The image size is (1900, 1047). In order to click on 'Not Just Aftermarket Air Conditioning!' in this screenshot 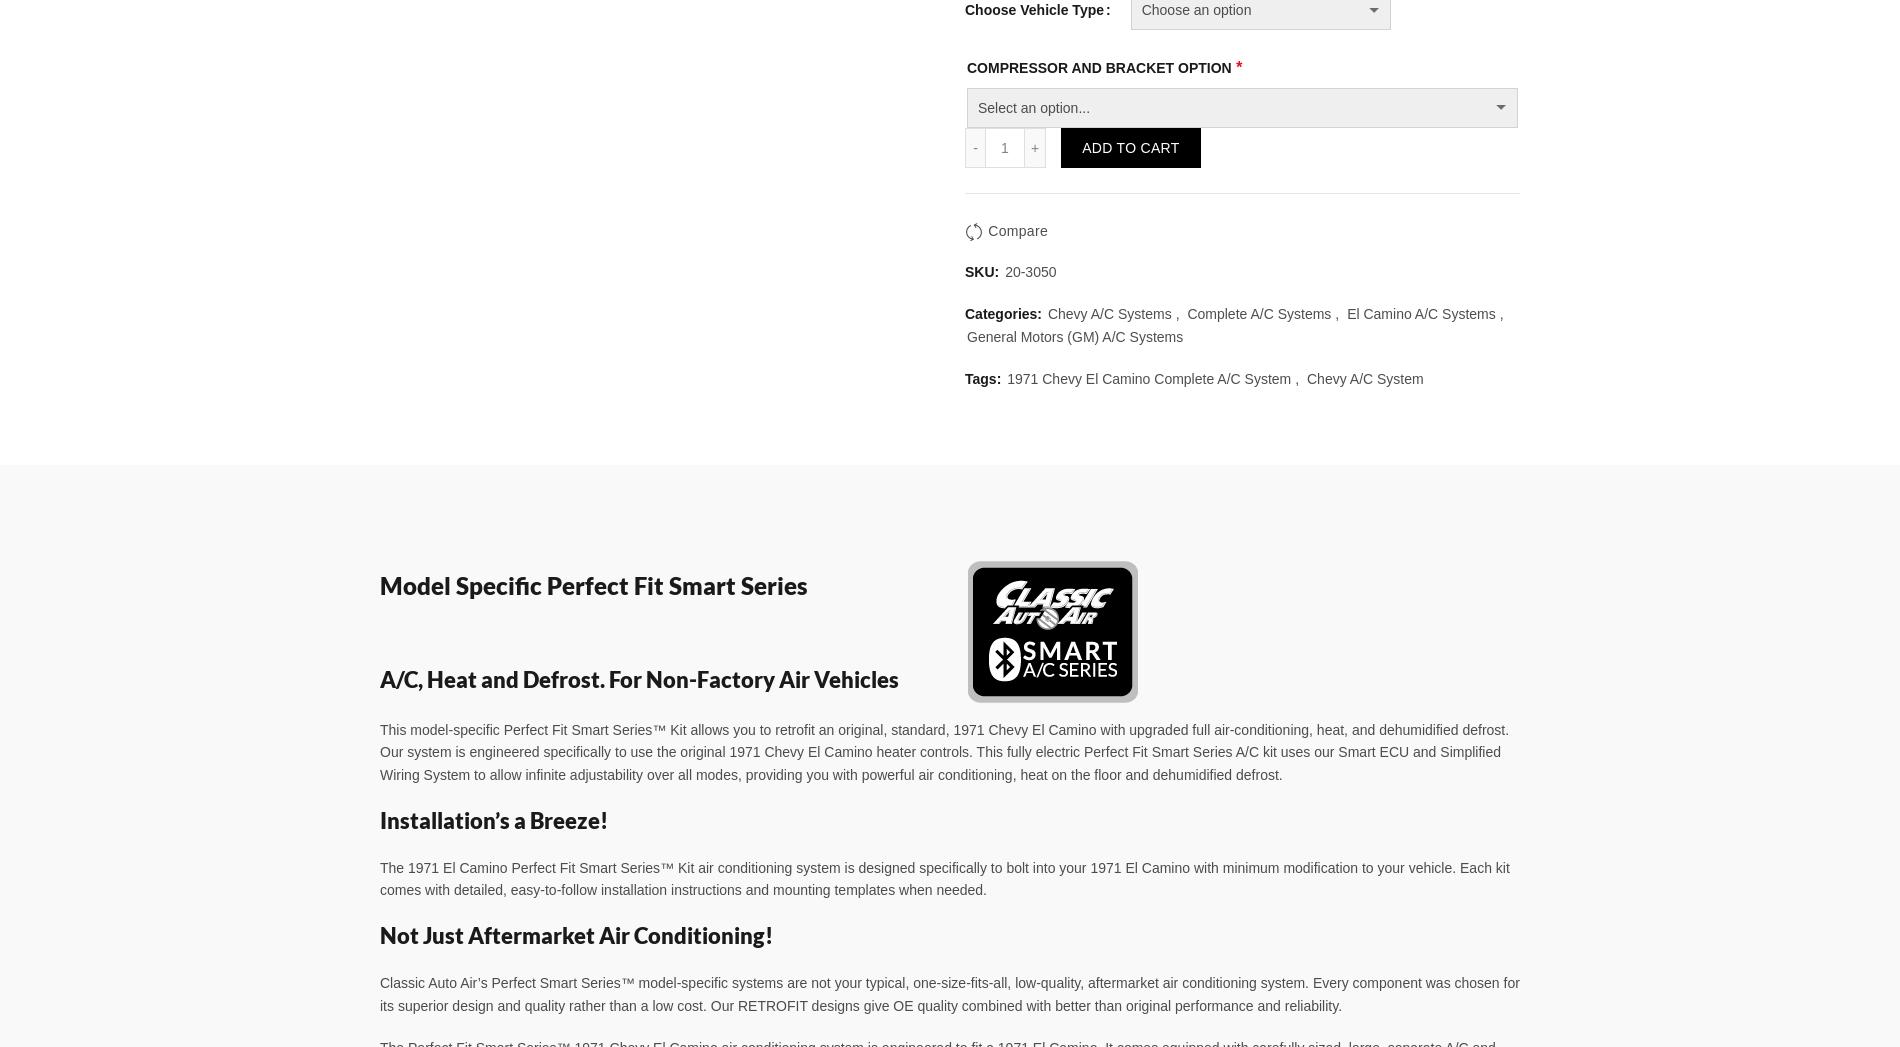, I will do `click(576, 935)`.